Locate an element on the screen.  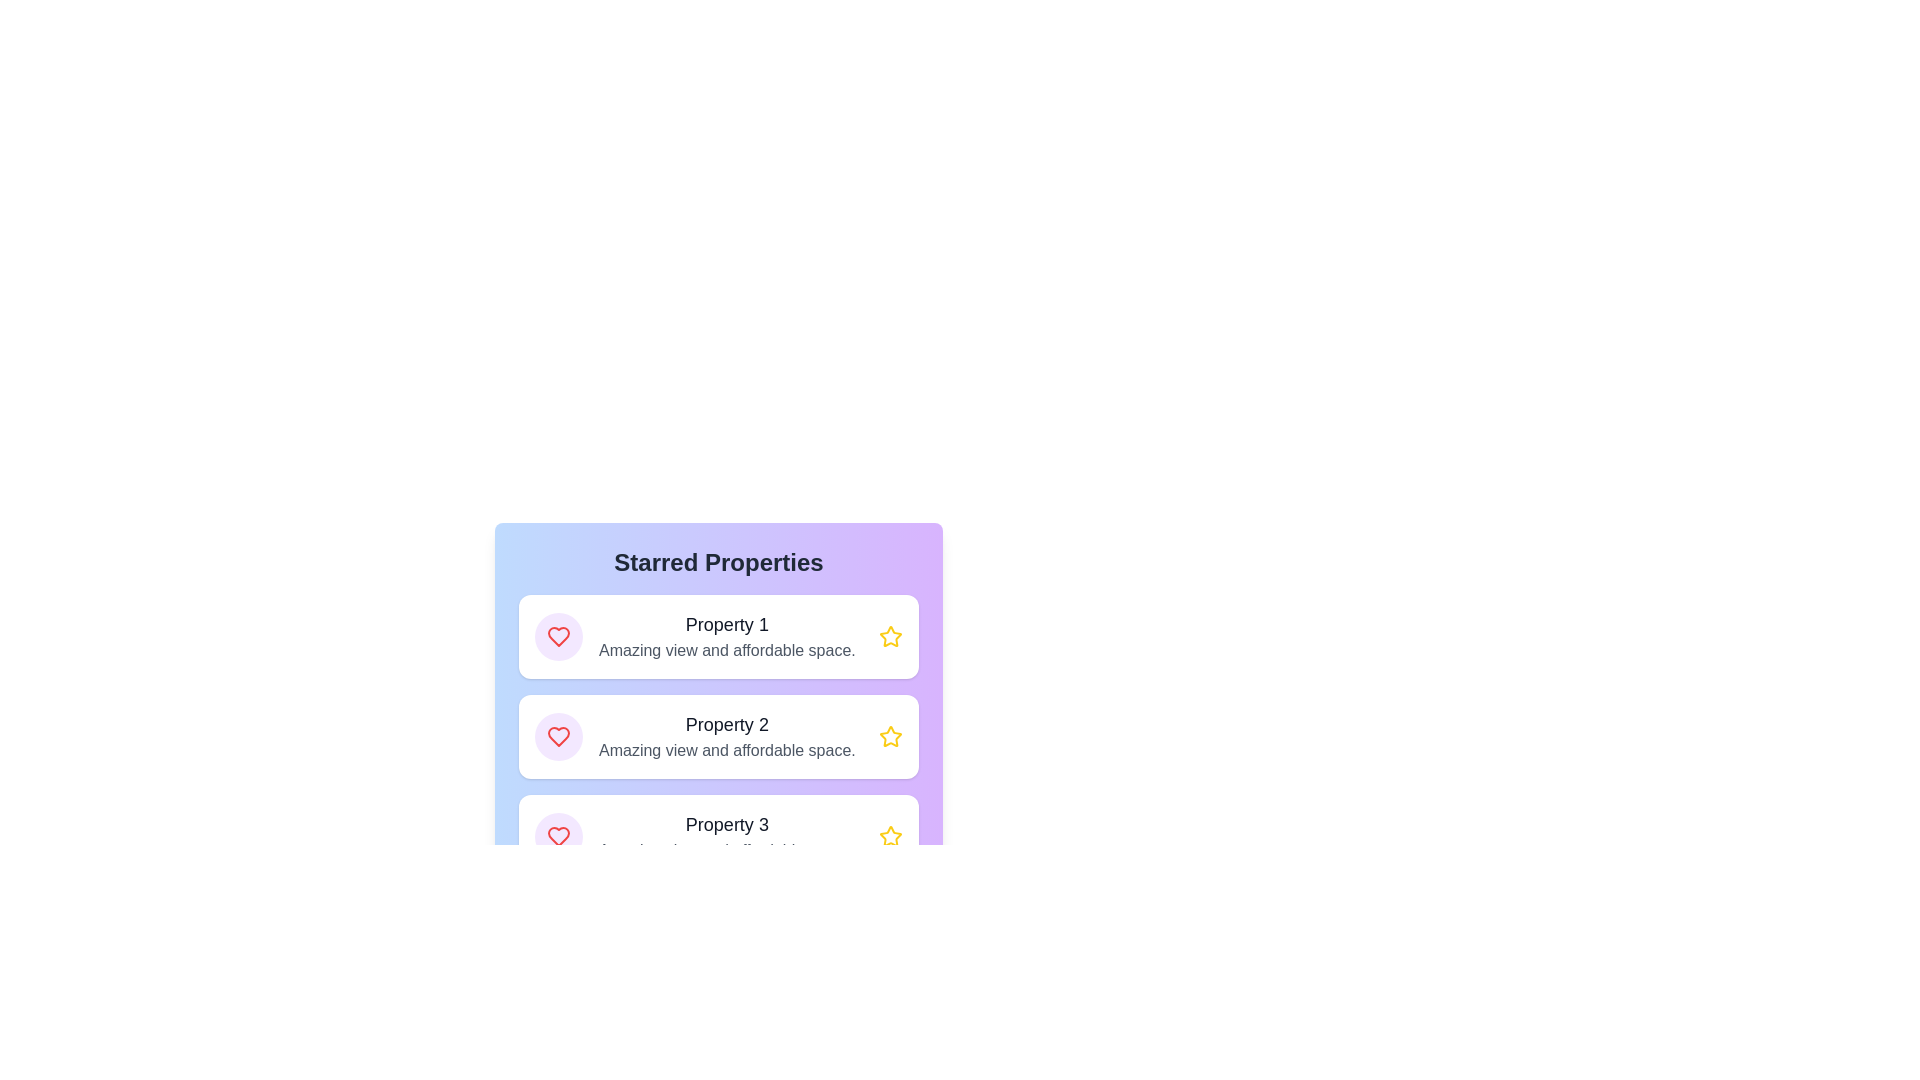
the first list item titled with a description under the 'Starred Properties' heading is located at coordinates (695, 636).